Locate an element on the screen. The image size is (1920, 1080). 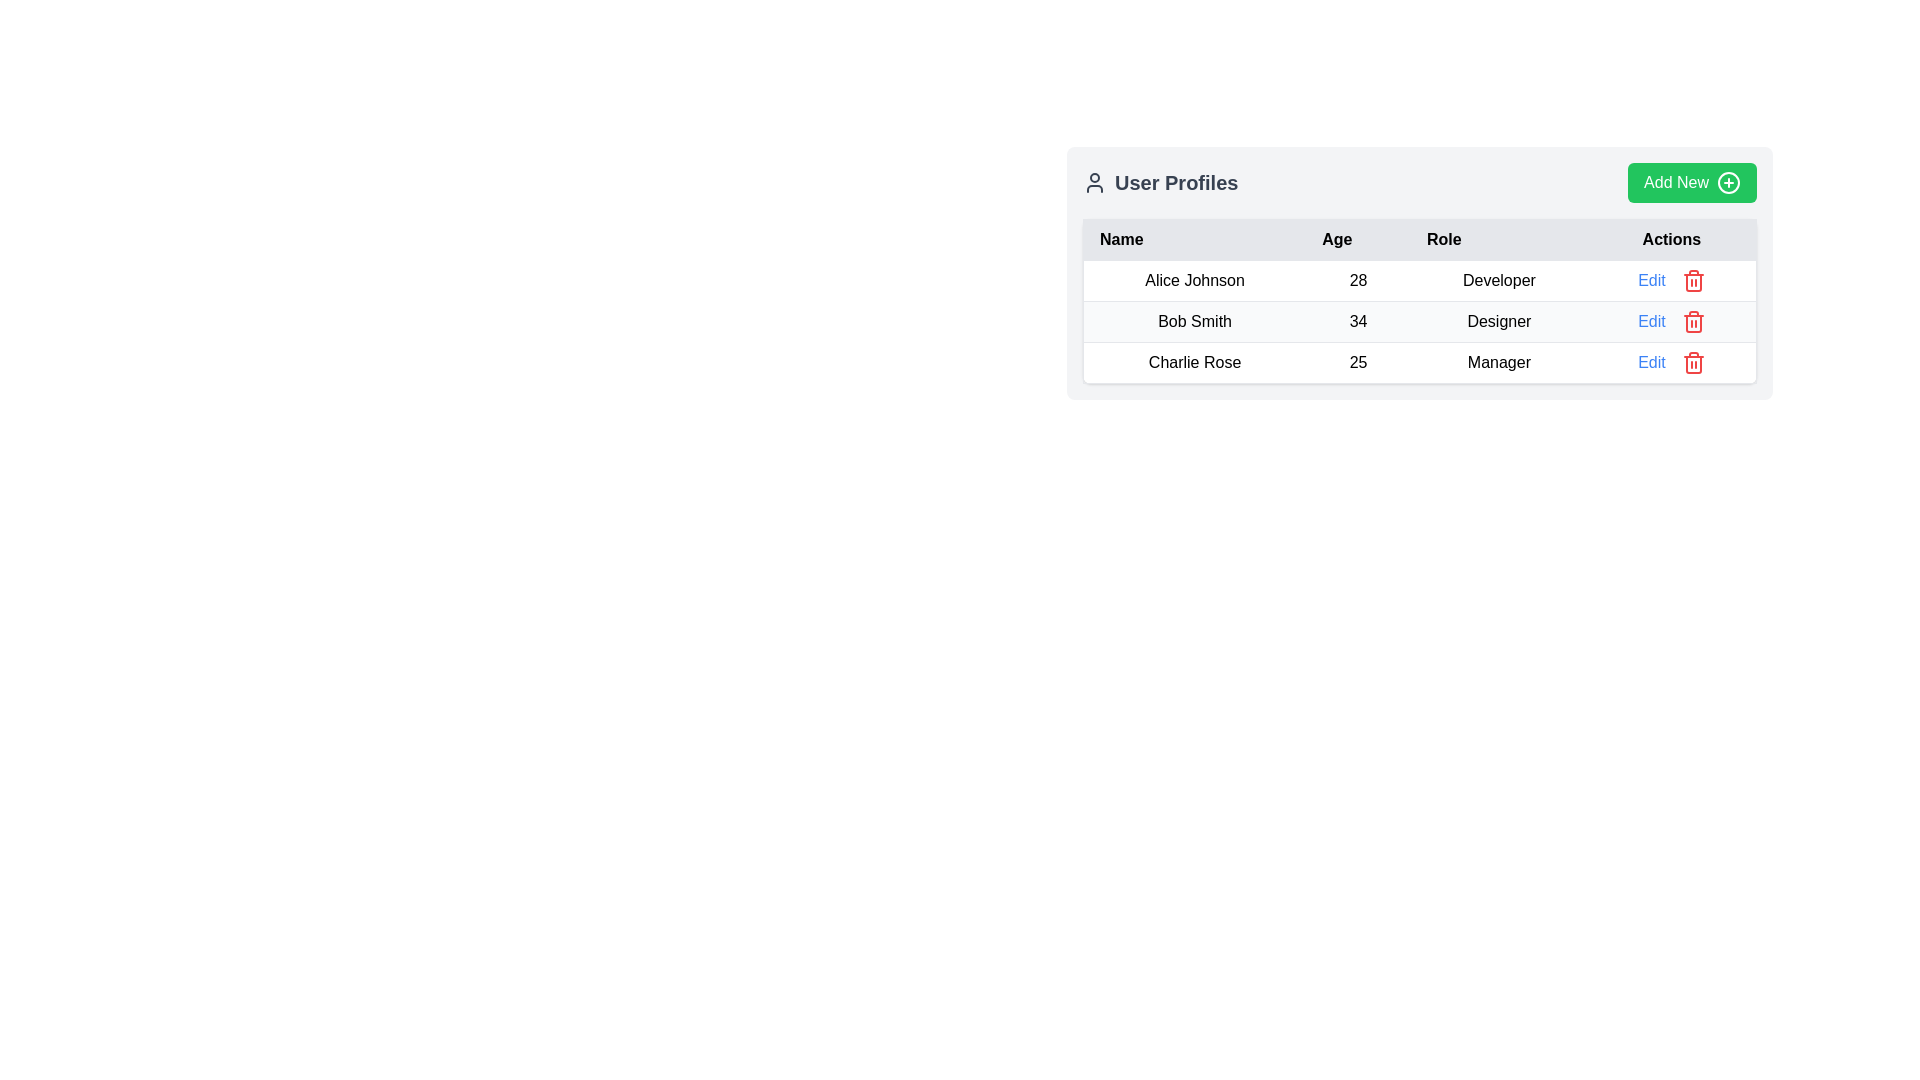
the interactive text link for editing the user profile data of 'Bob Smith' is located at coordinates (1651, 320).